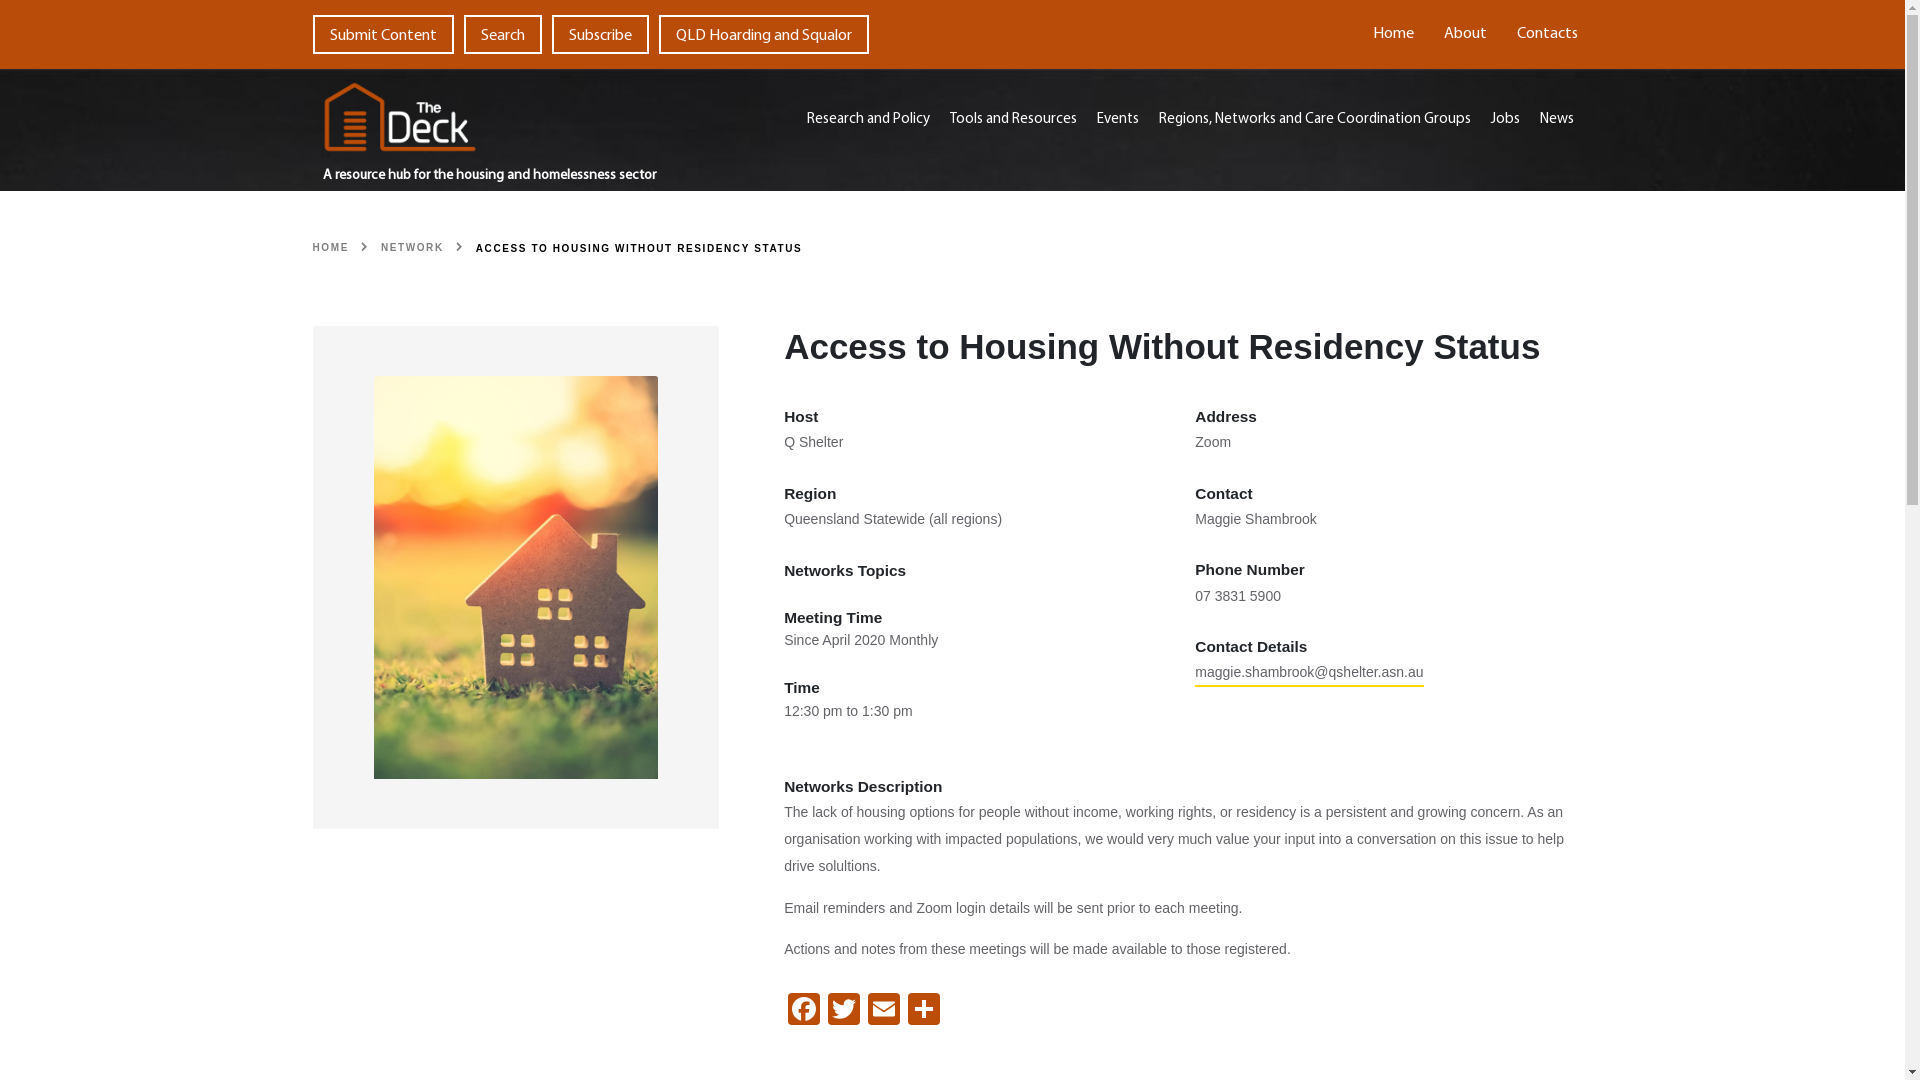  Describe the element at coordinates (1195, 675) in the screenshot. I see `'maggie.shambrook@qshelter.asn.au'` at that location.